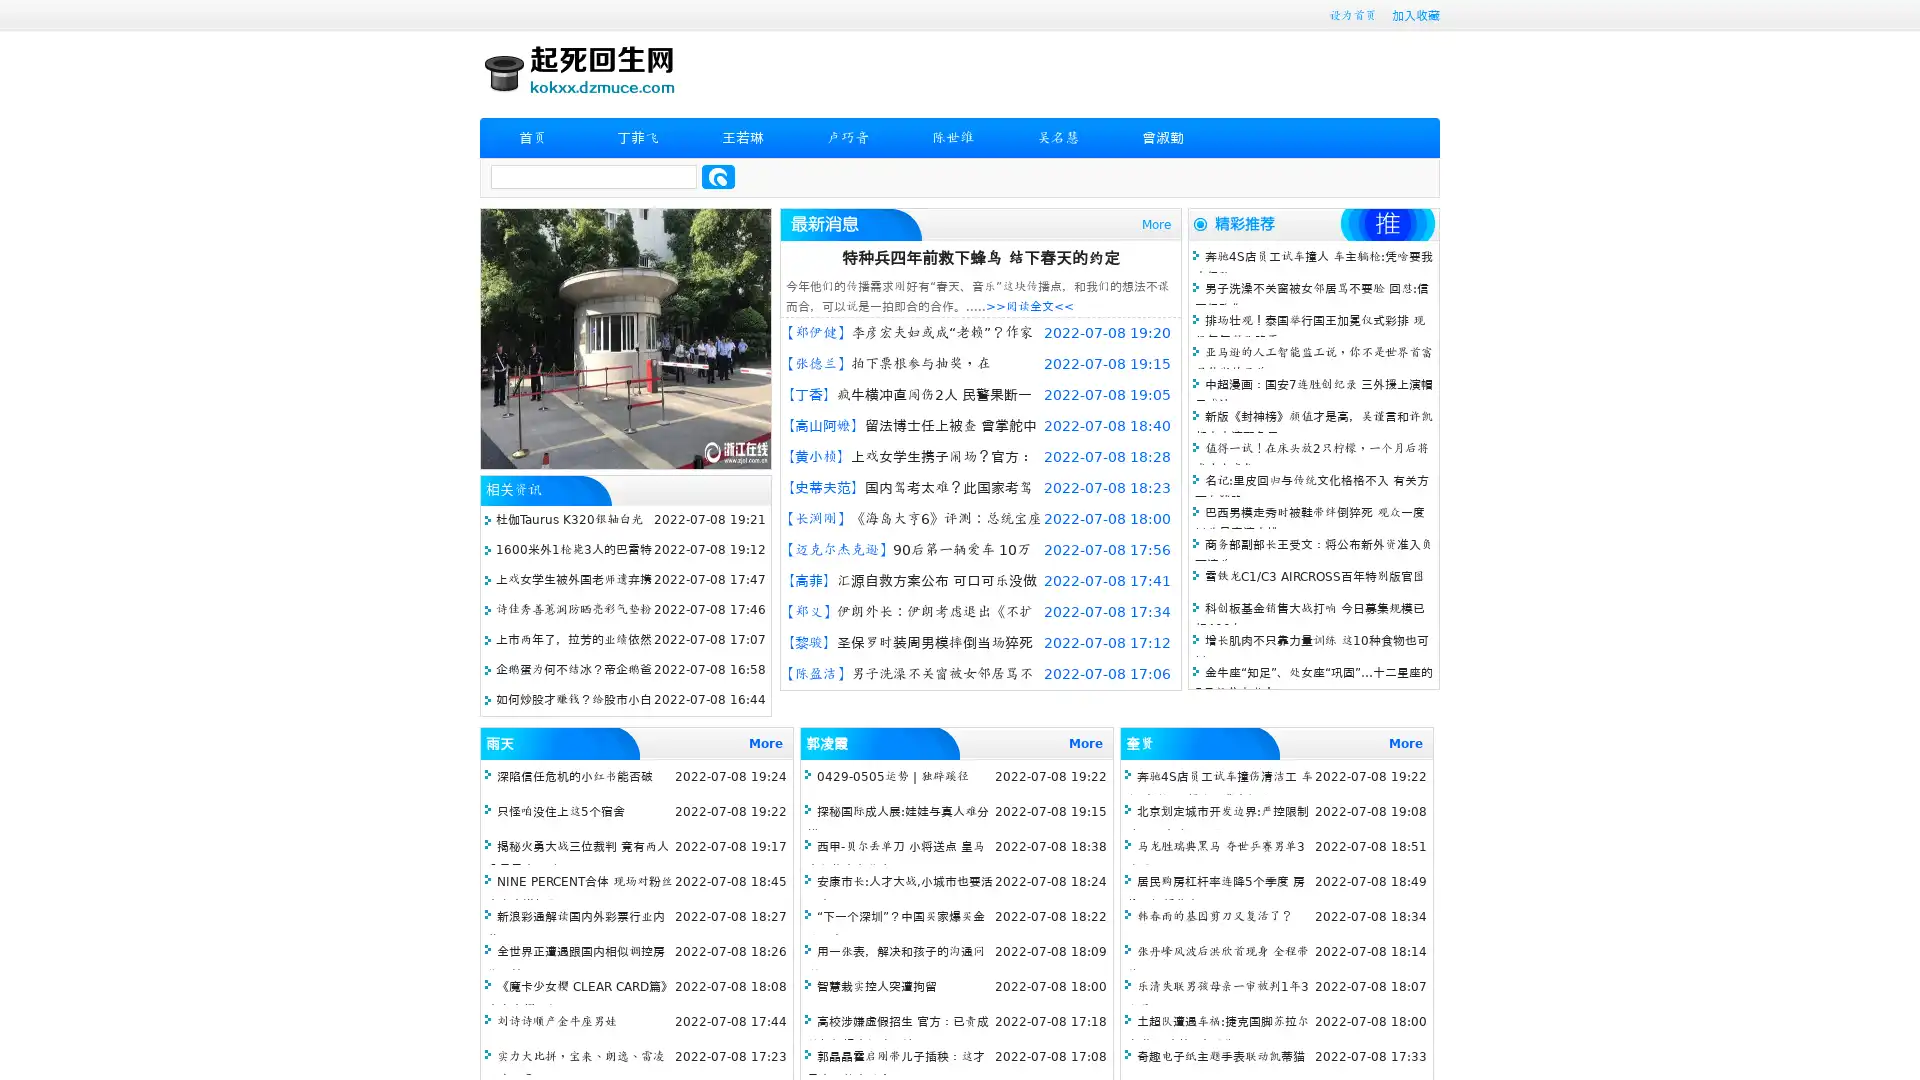  Describe the element at coordinates (718, 176) in the screenshot. I see `Search` at that location.